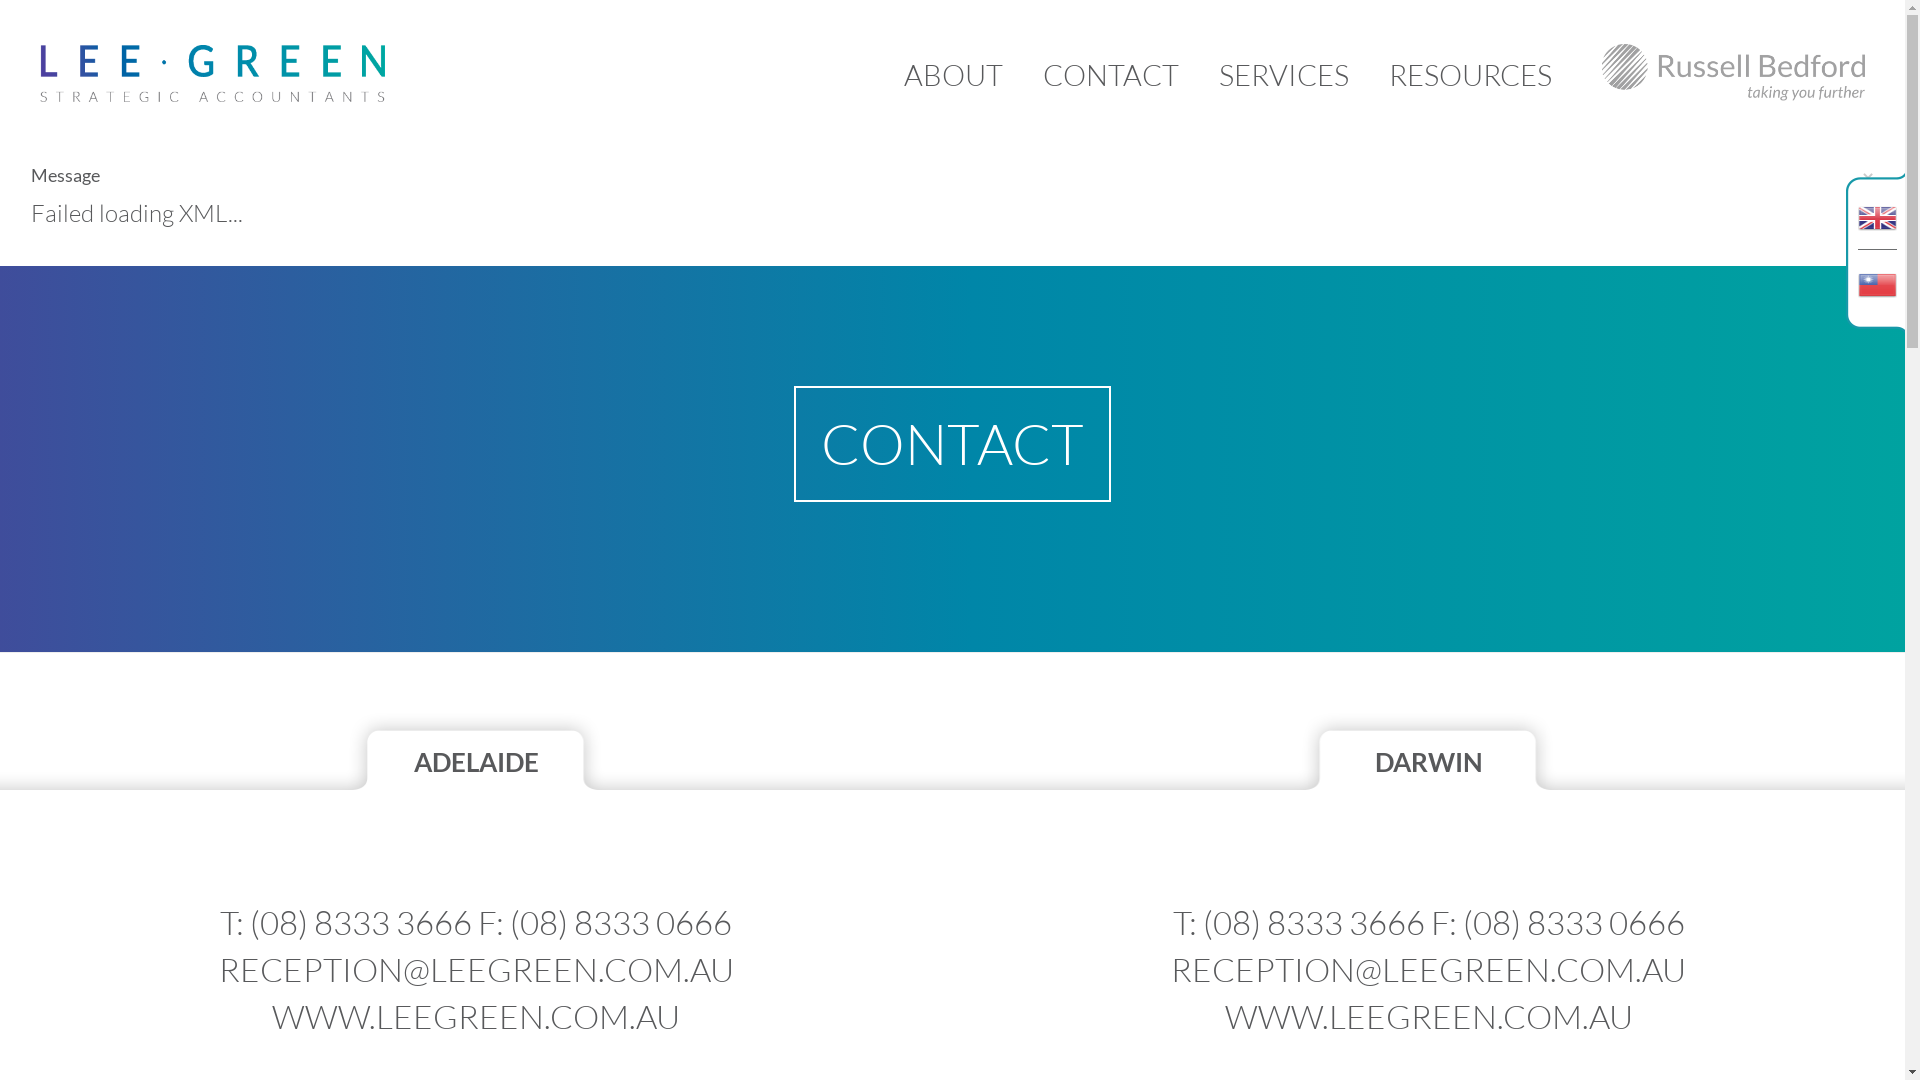 This screenshot has height=1080, width=1920. I want to click on 'RESOURCES', so click(1470, 73).